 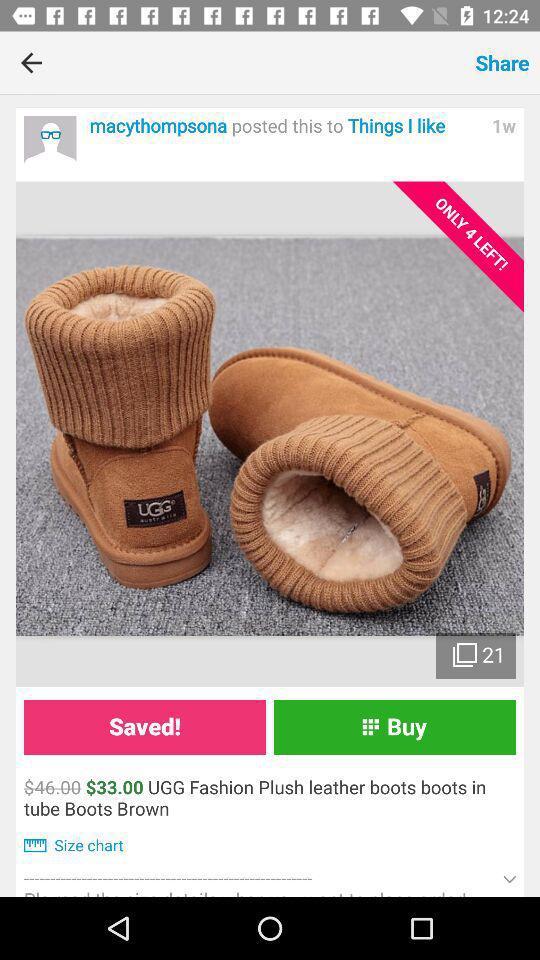 I want to click on the saved!, so click(x=143, y=726).